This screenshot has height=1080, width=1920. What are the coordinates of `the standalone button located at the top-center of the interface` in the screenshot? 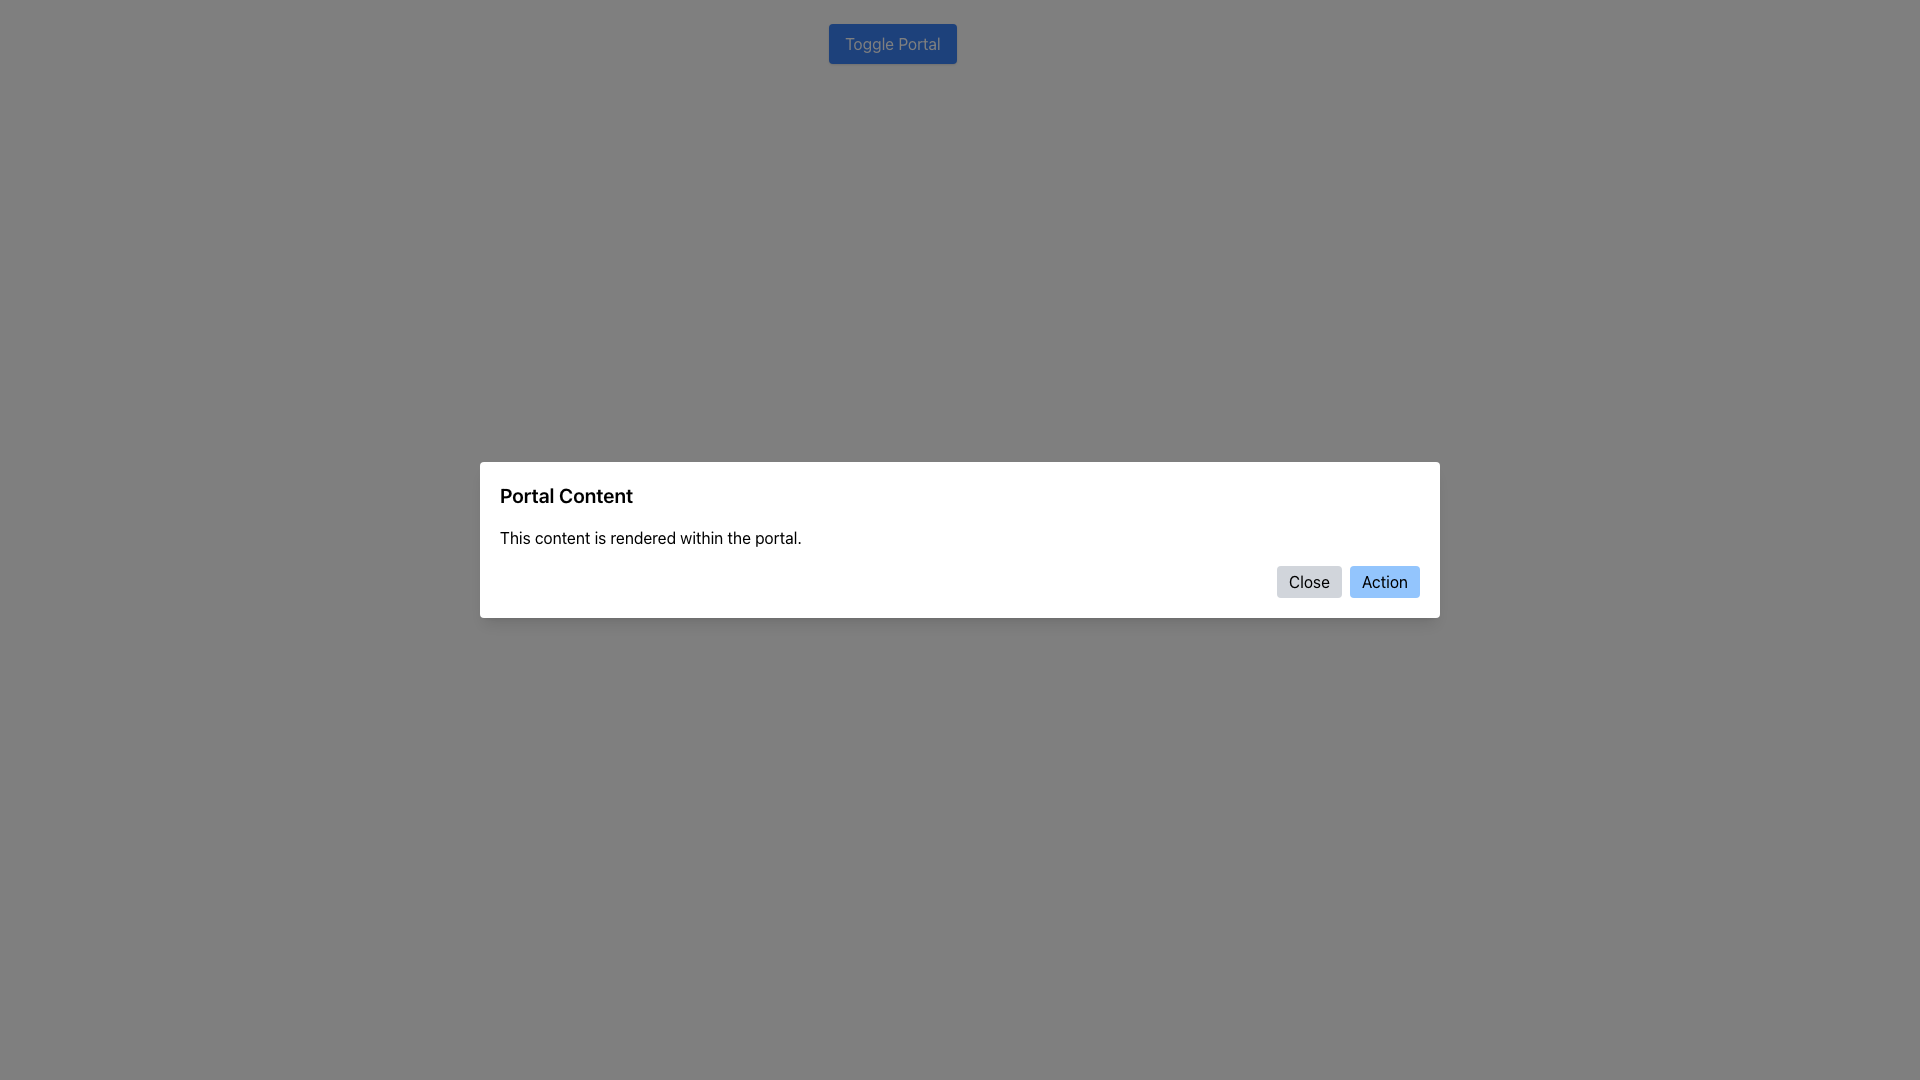 It's located at (891, 43).